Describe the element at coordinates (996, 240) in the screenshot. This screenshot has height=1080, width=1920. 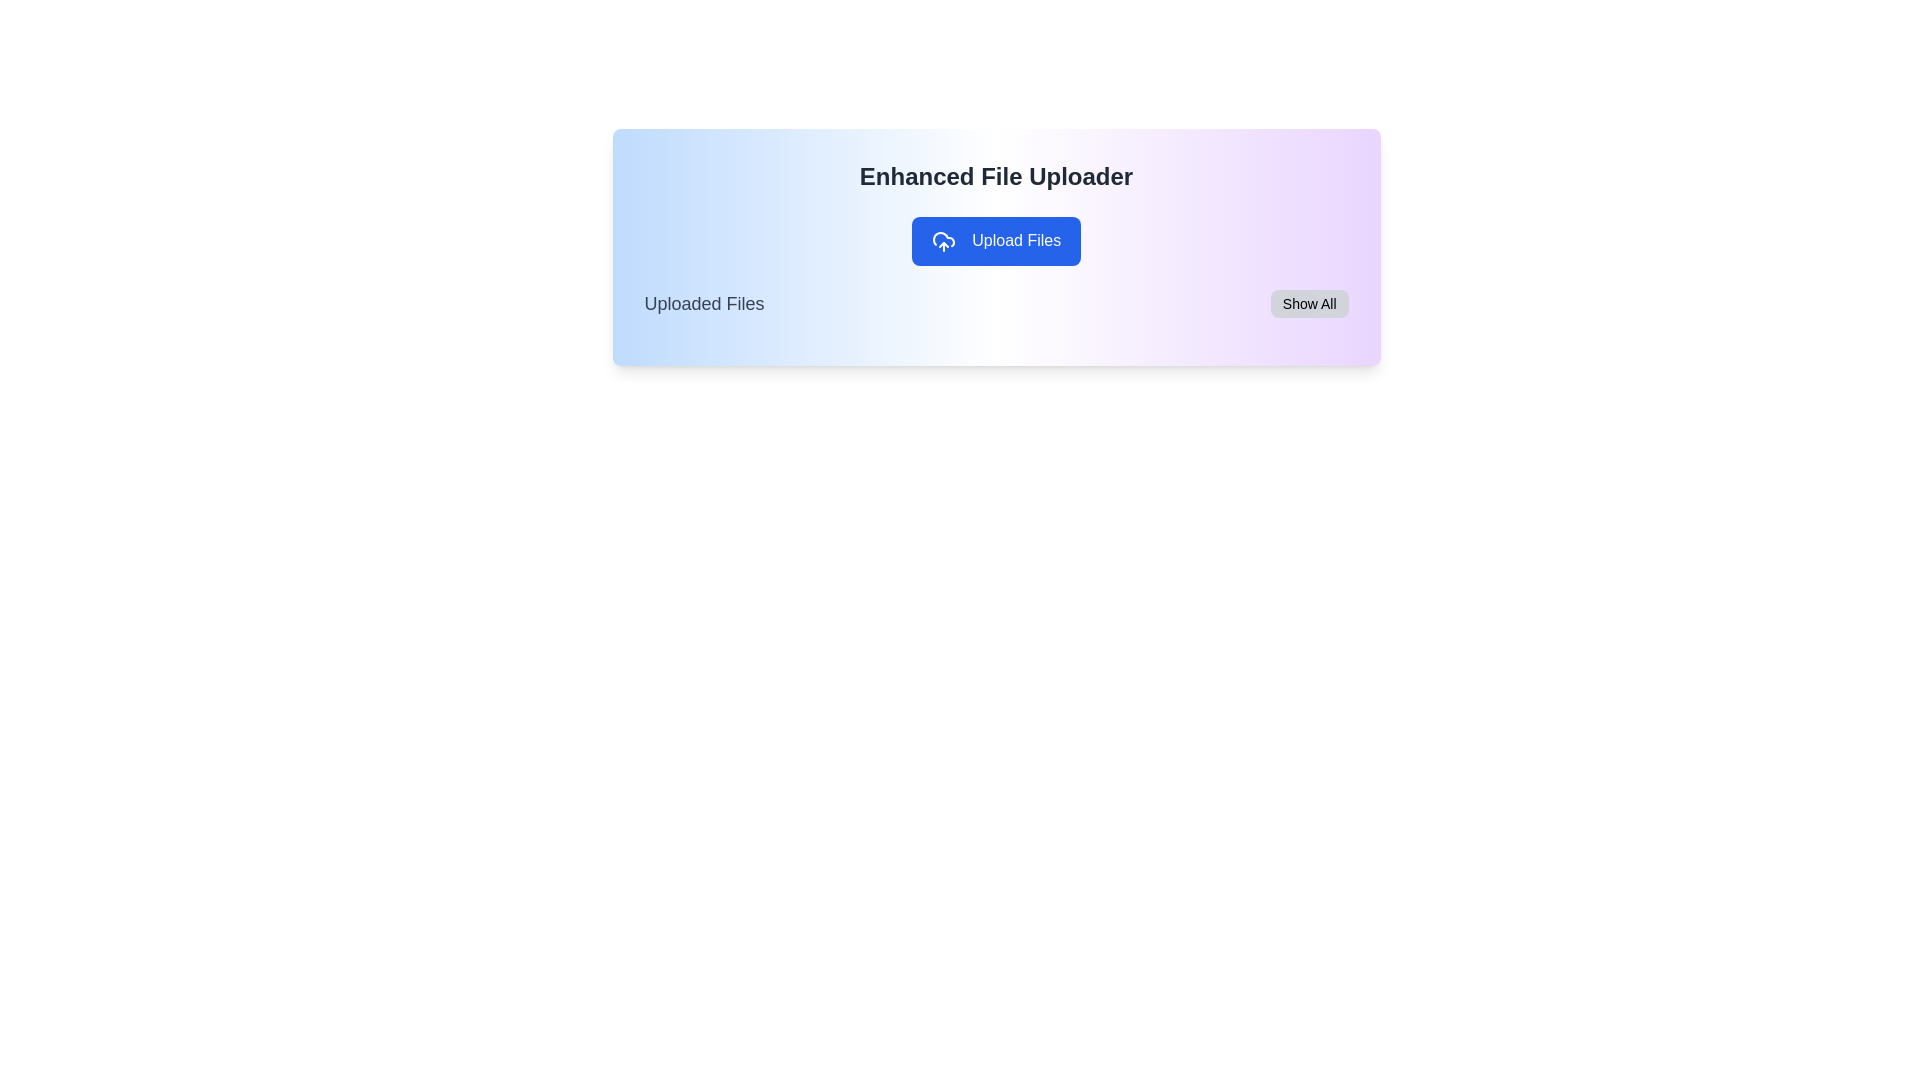
I see `the interactive file upload button located below the title 'Enhanced File Uploader'` at that location.